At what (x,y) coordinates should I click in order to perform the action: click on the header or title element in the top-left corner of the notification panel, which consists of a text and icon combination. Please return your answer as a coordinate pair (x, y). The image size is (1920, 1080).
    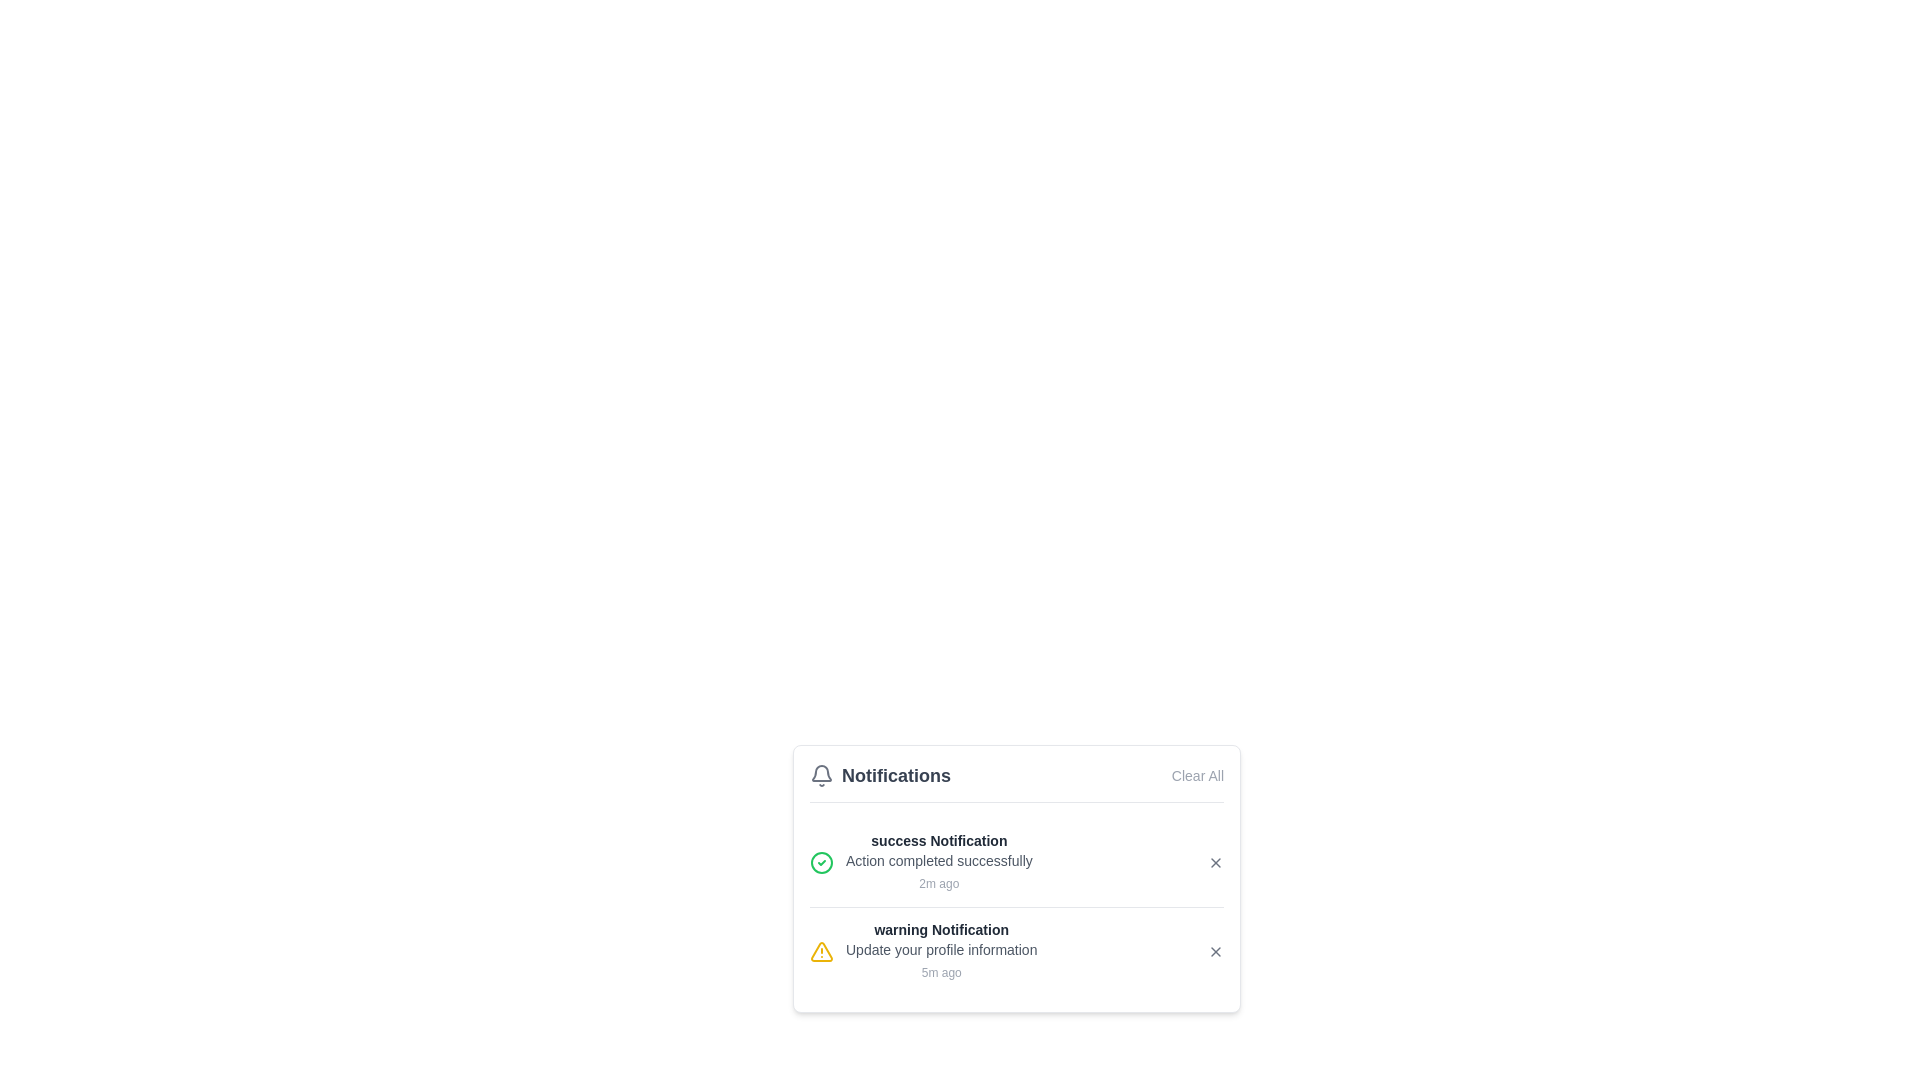
    Looking at the image, I should click on (880, 774).